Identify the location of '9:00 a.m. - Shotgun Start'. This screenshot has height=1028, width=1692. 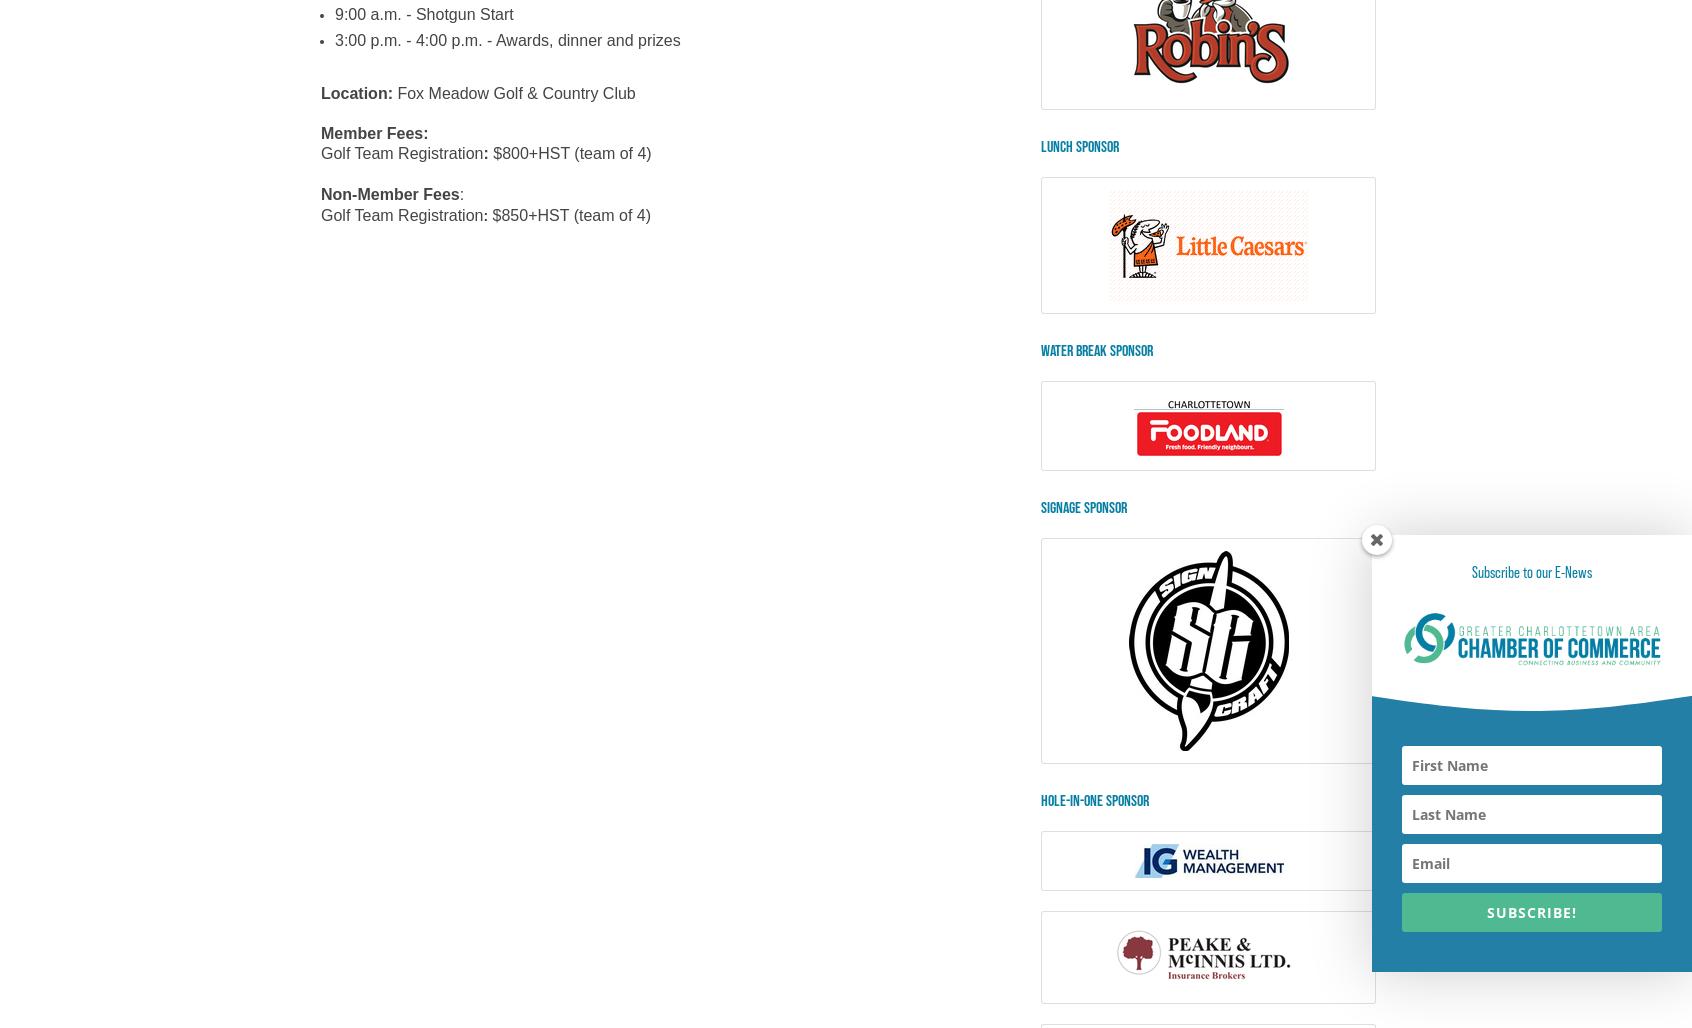
(423, 13).